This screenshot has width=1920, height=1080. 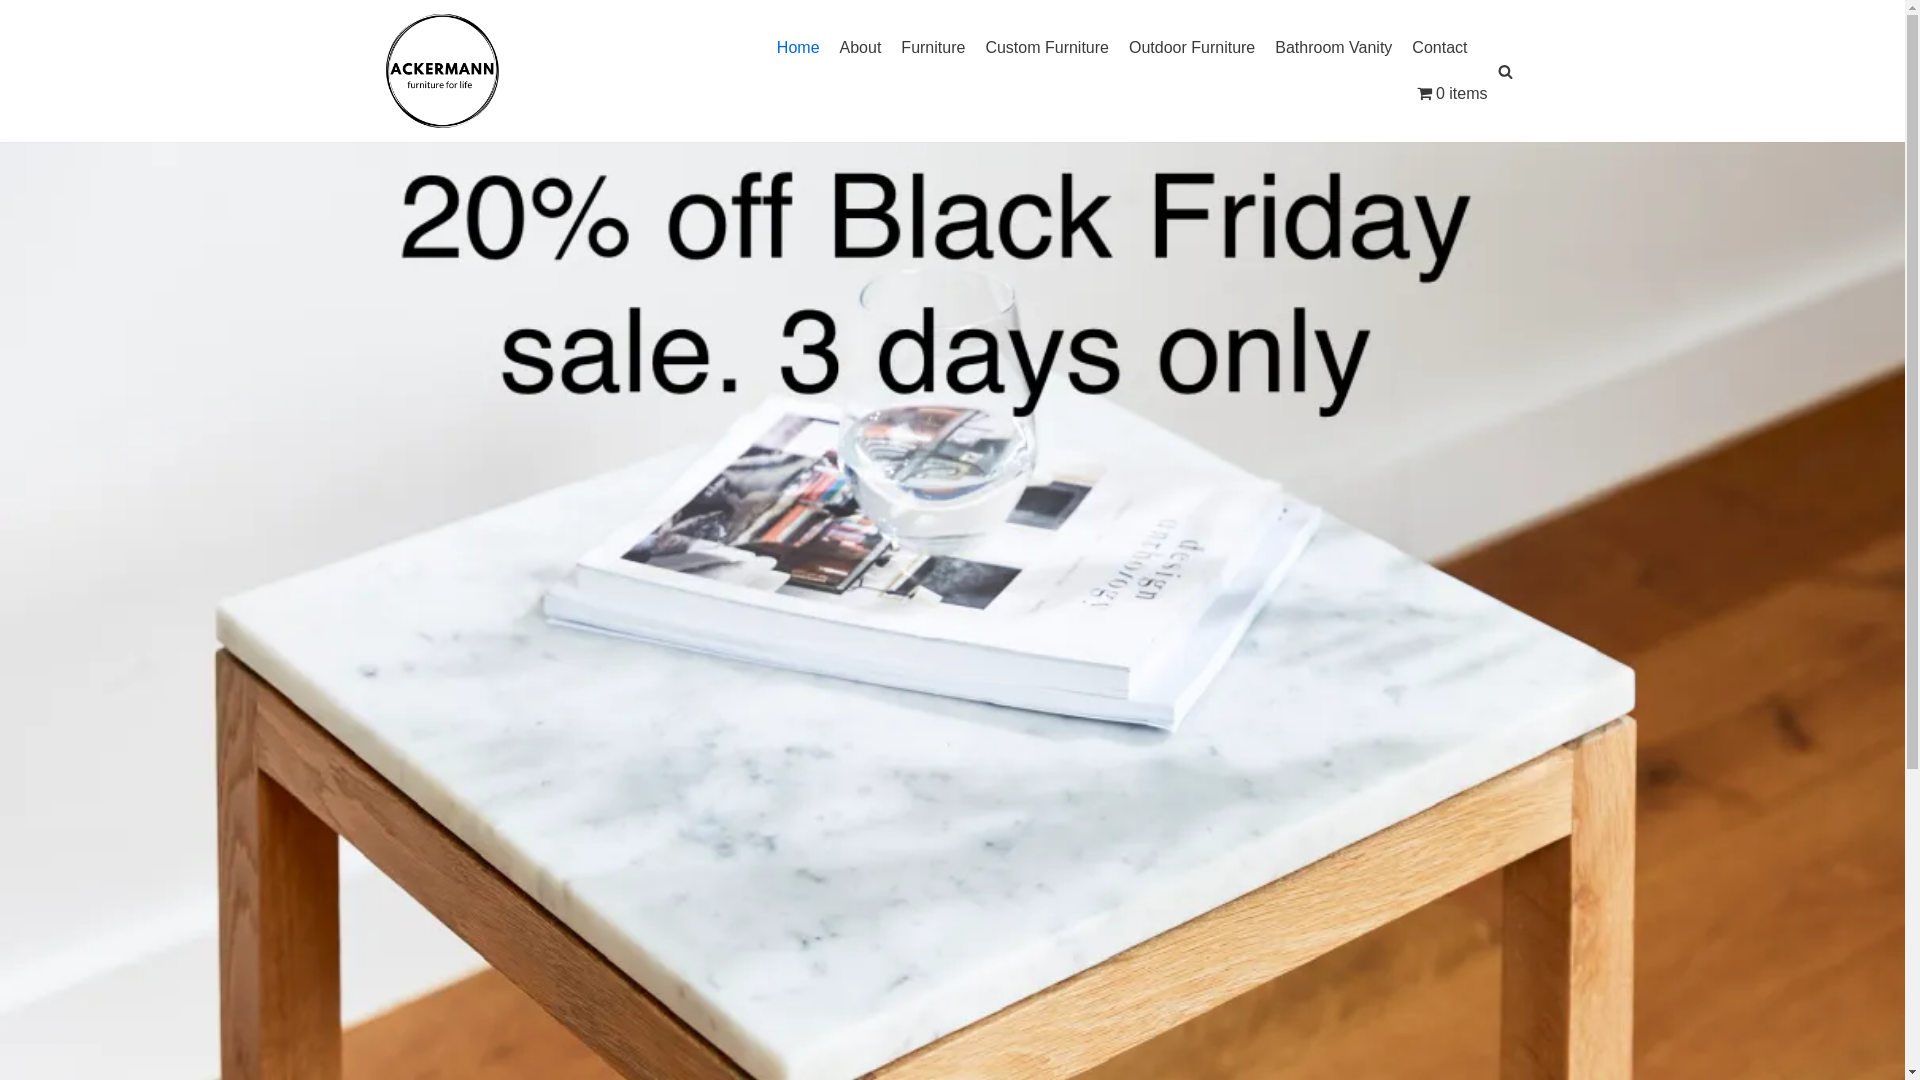 What do you see at coordinates (1333, 46) in the screenshot?
I see `'Bathroom Vanity'` at bounding box center [1333, 46].